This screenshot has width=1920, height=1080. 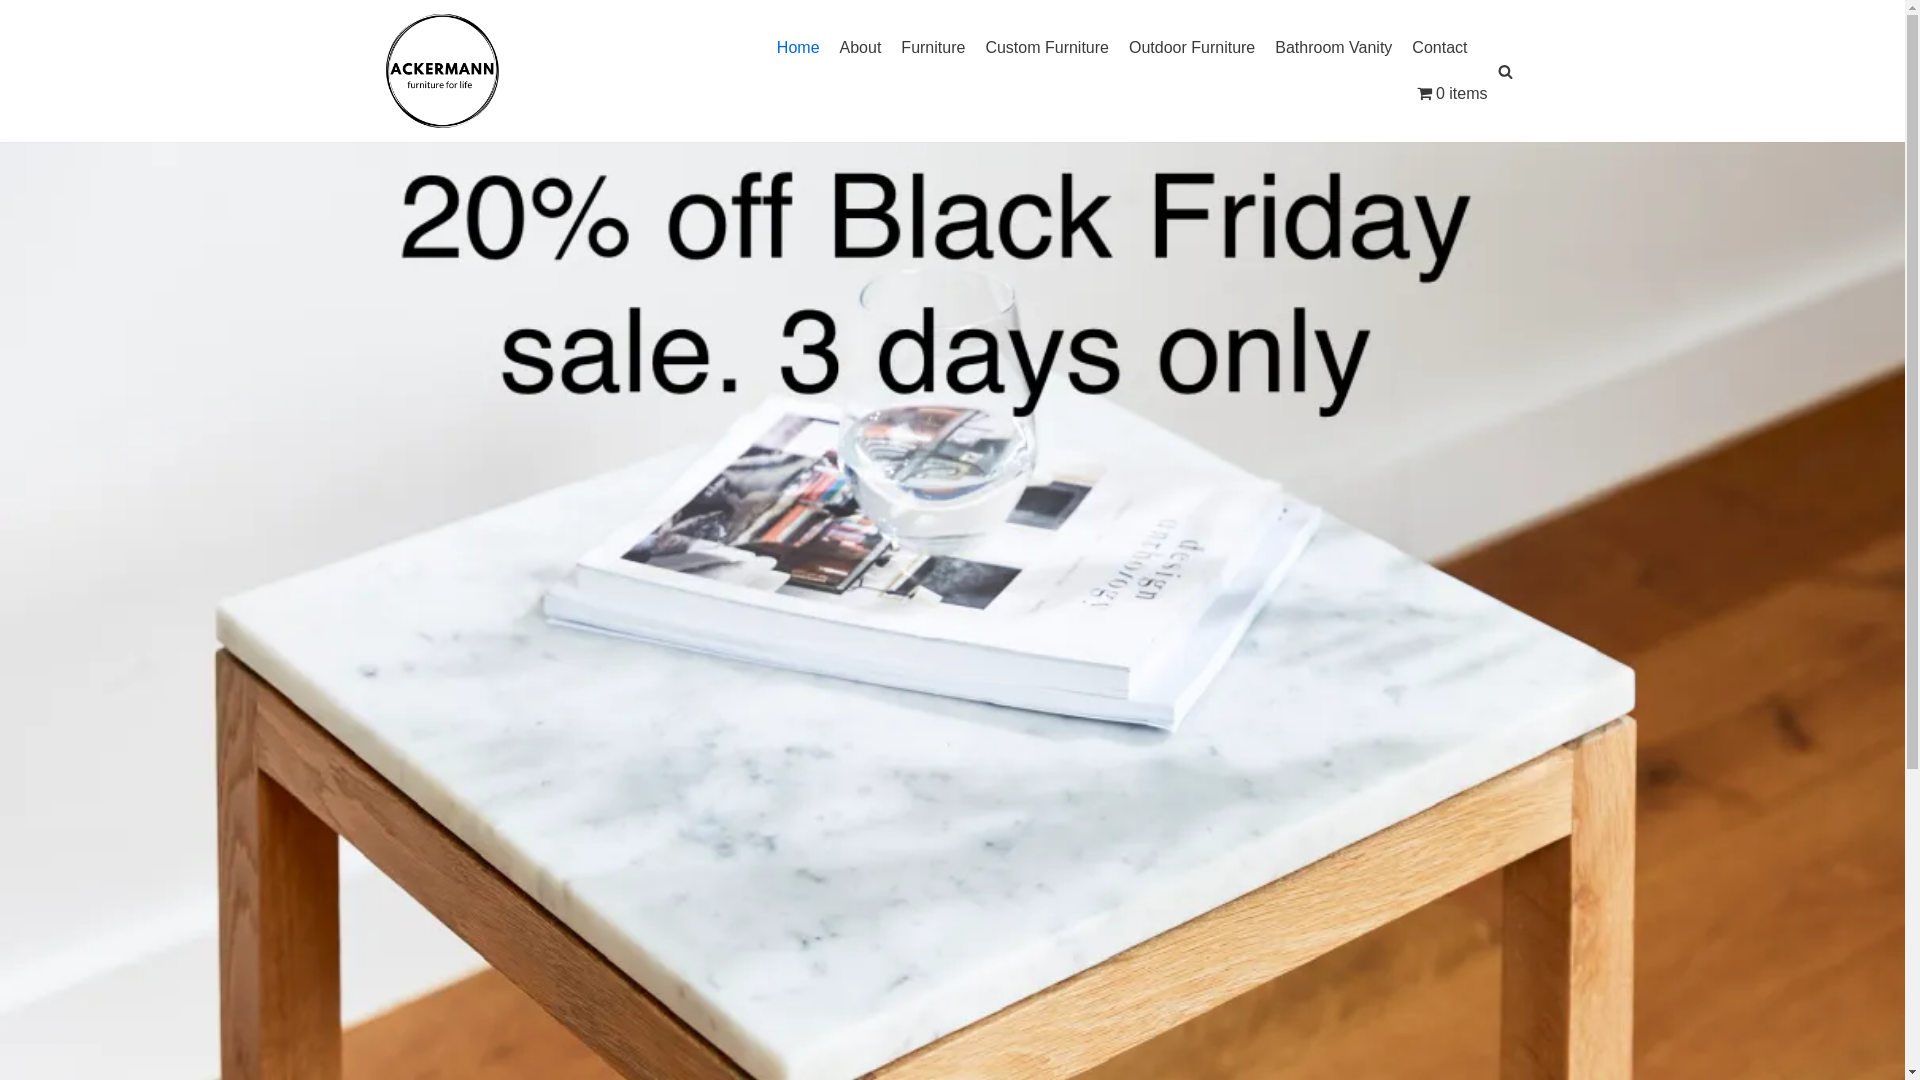 What do you see at coordinates (1333, 46) in the screenshot?
I see `'Bathroom Vanity'` at bounding box center [1333, 46].